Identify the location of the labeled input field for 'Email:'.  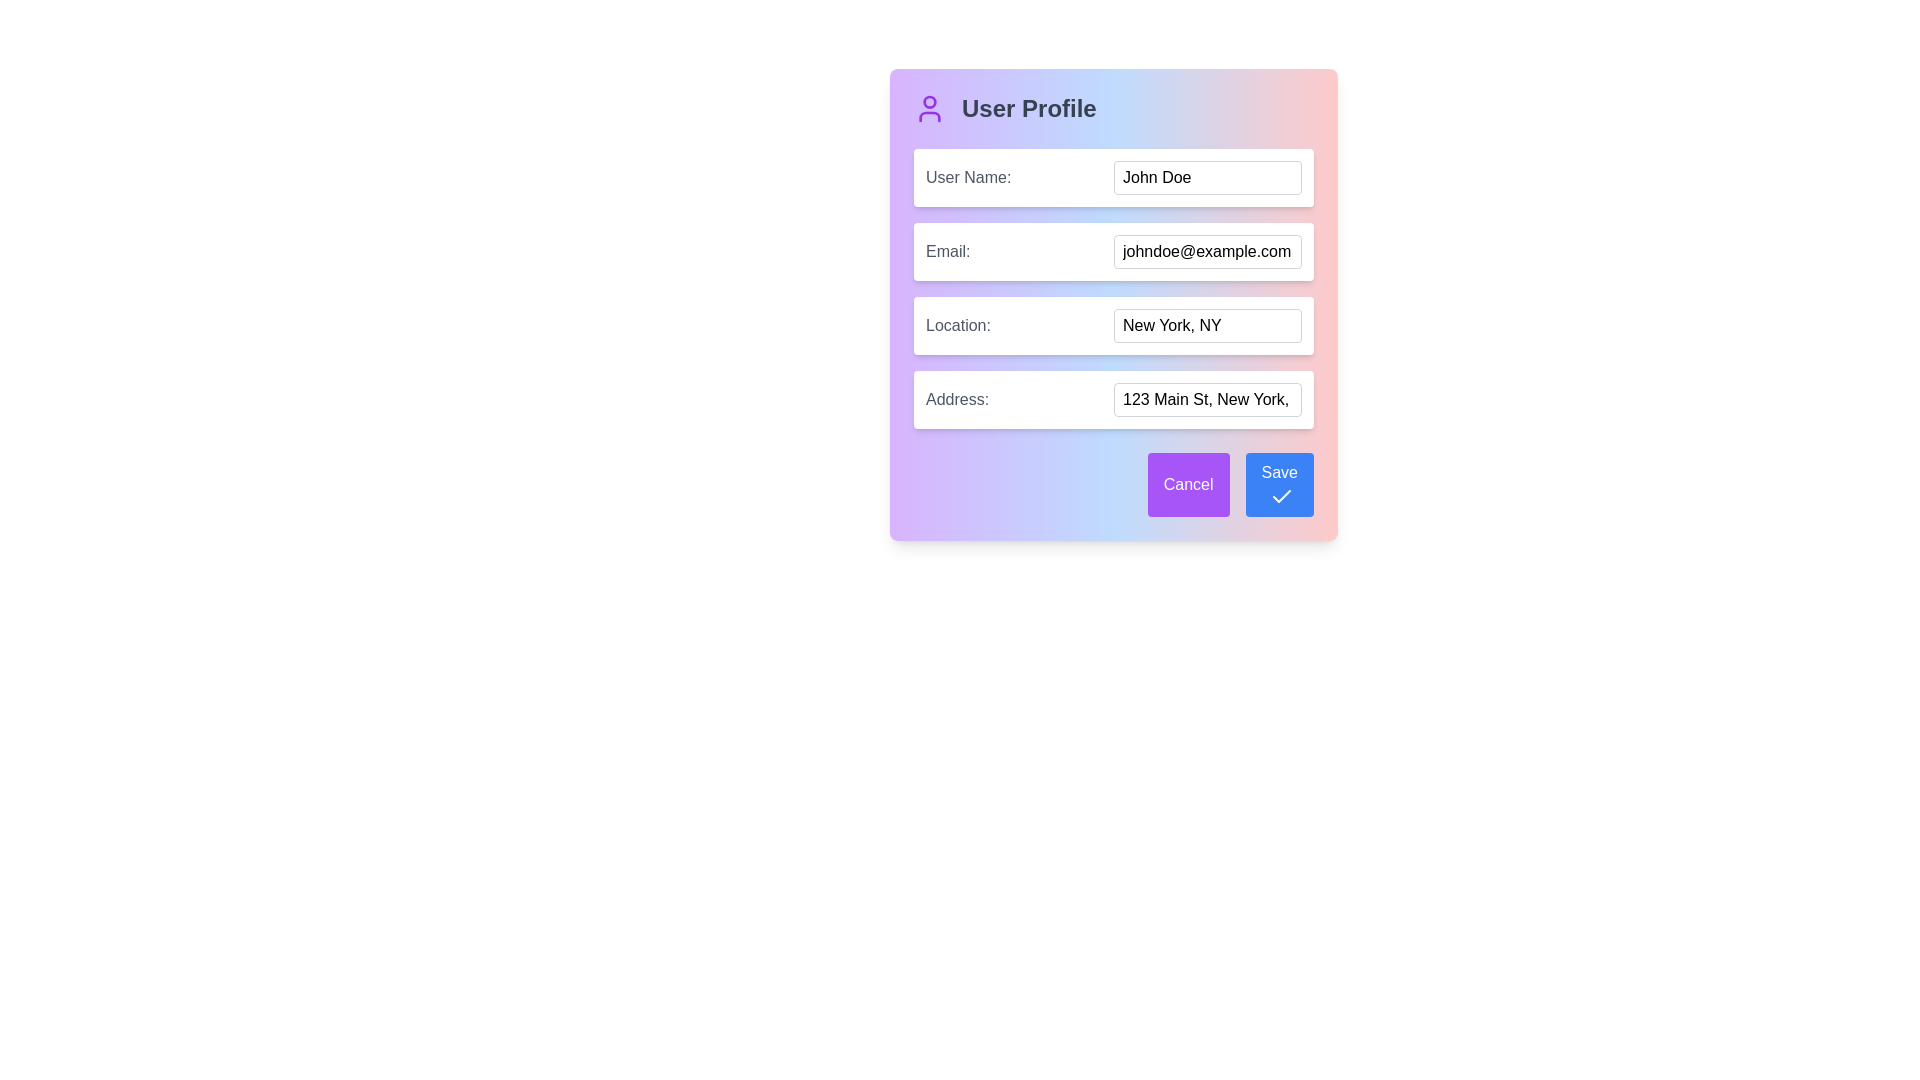
(1112, 250).